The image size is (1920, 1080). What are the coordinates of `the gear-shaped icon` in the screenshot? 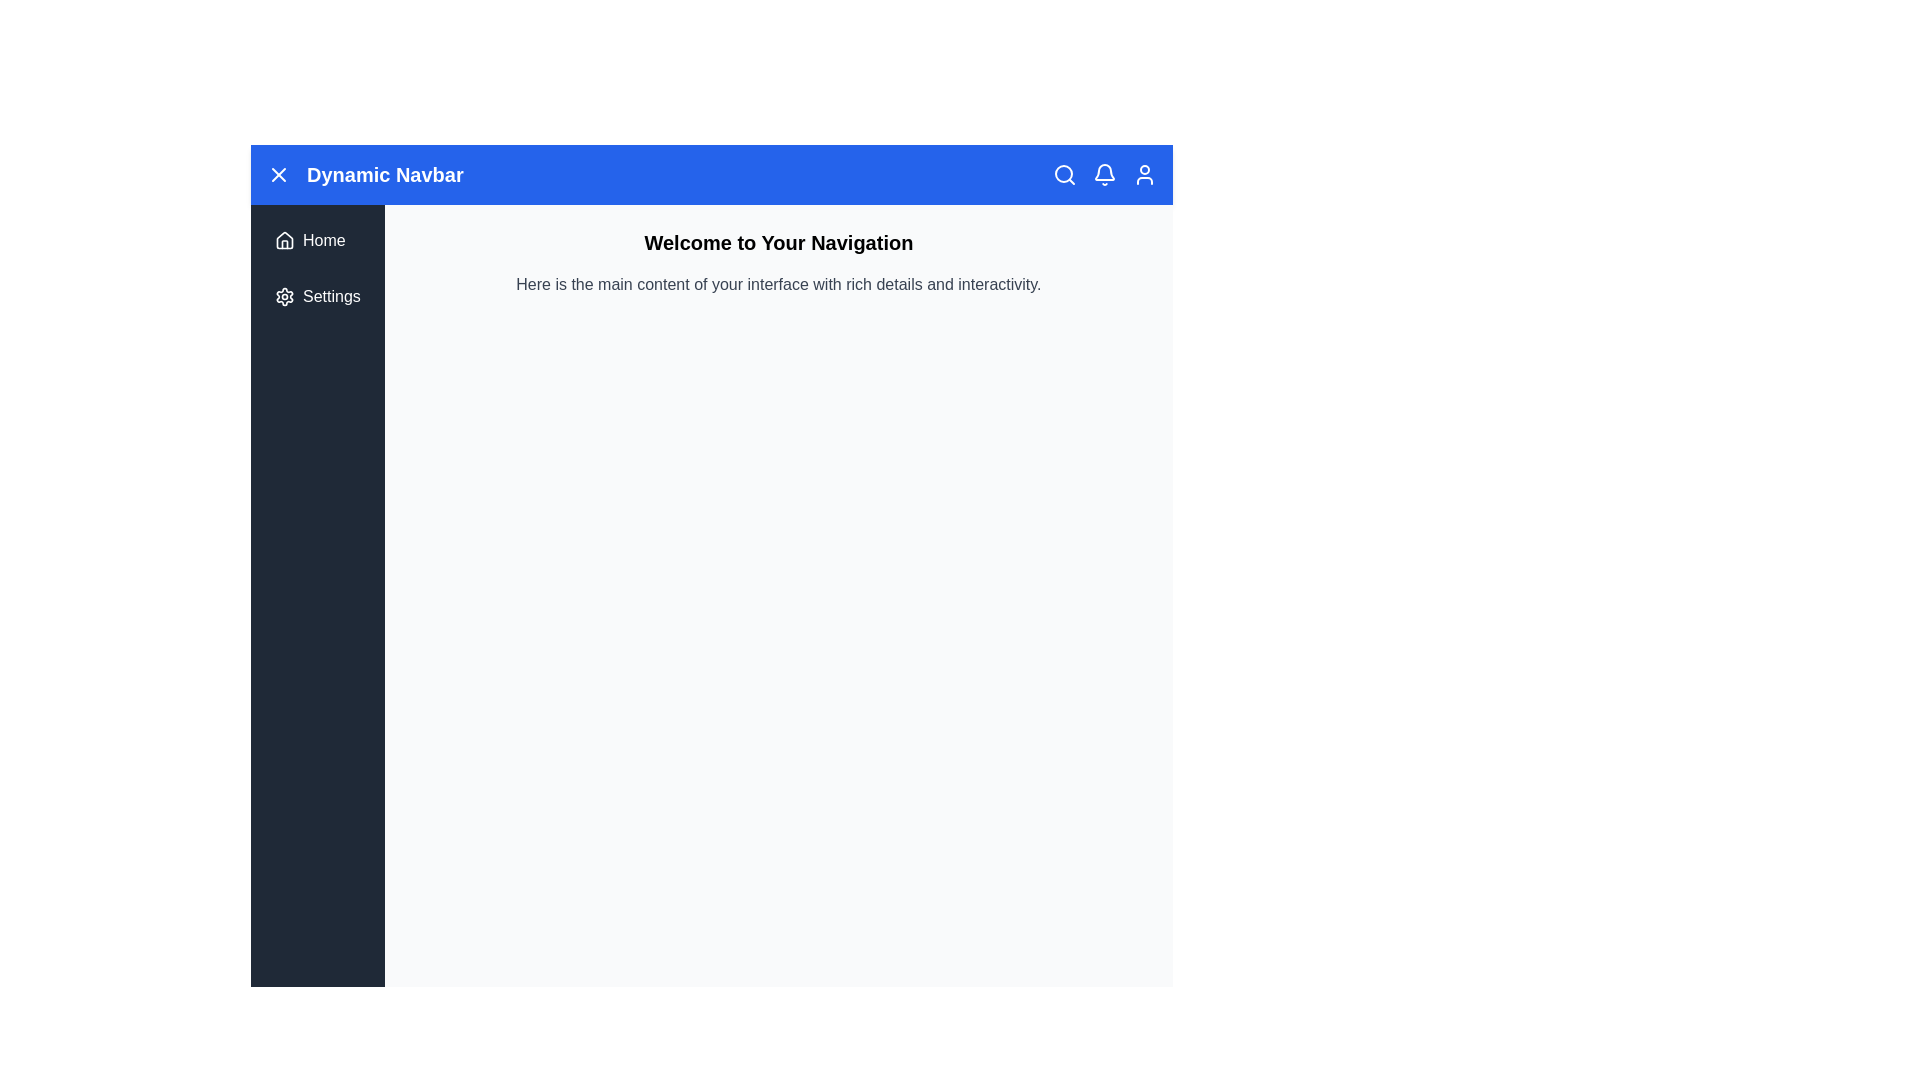 It's located at (283, 297).